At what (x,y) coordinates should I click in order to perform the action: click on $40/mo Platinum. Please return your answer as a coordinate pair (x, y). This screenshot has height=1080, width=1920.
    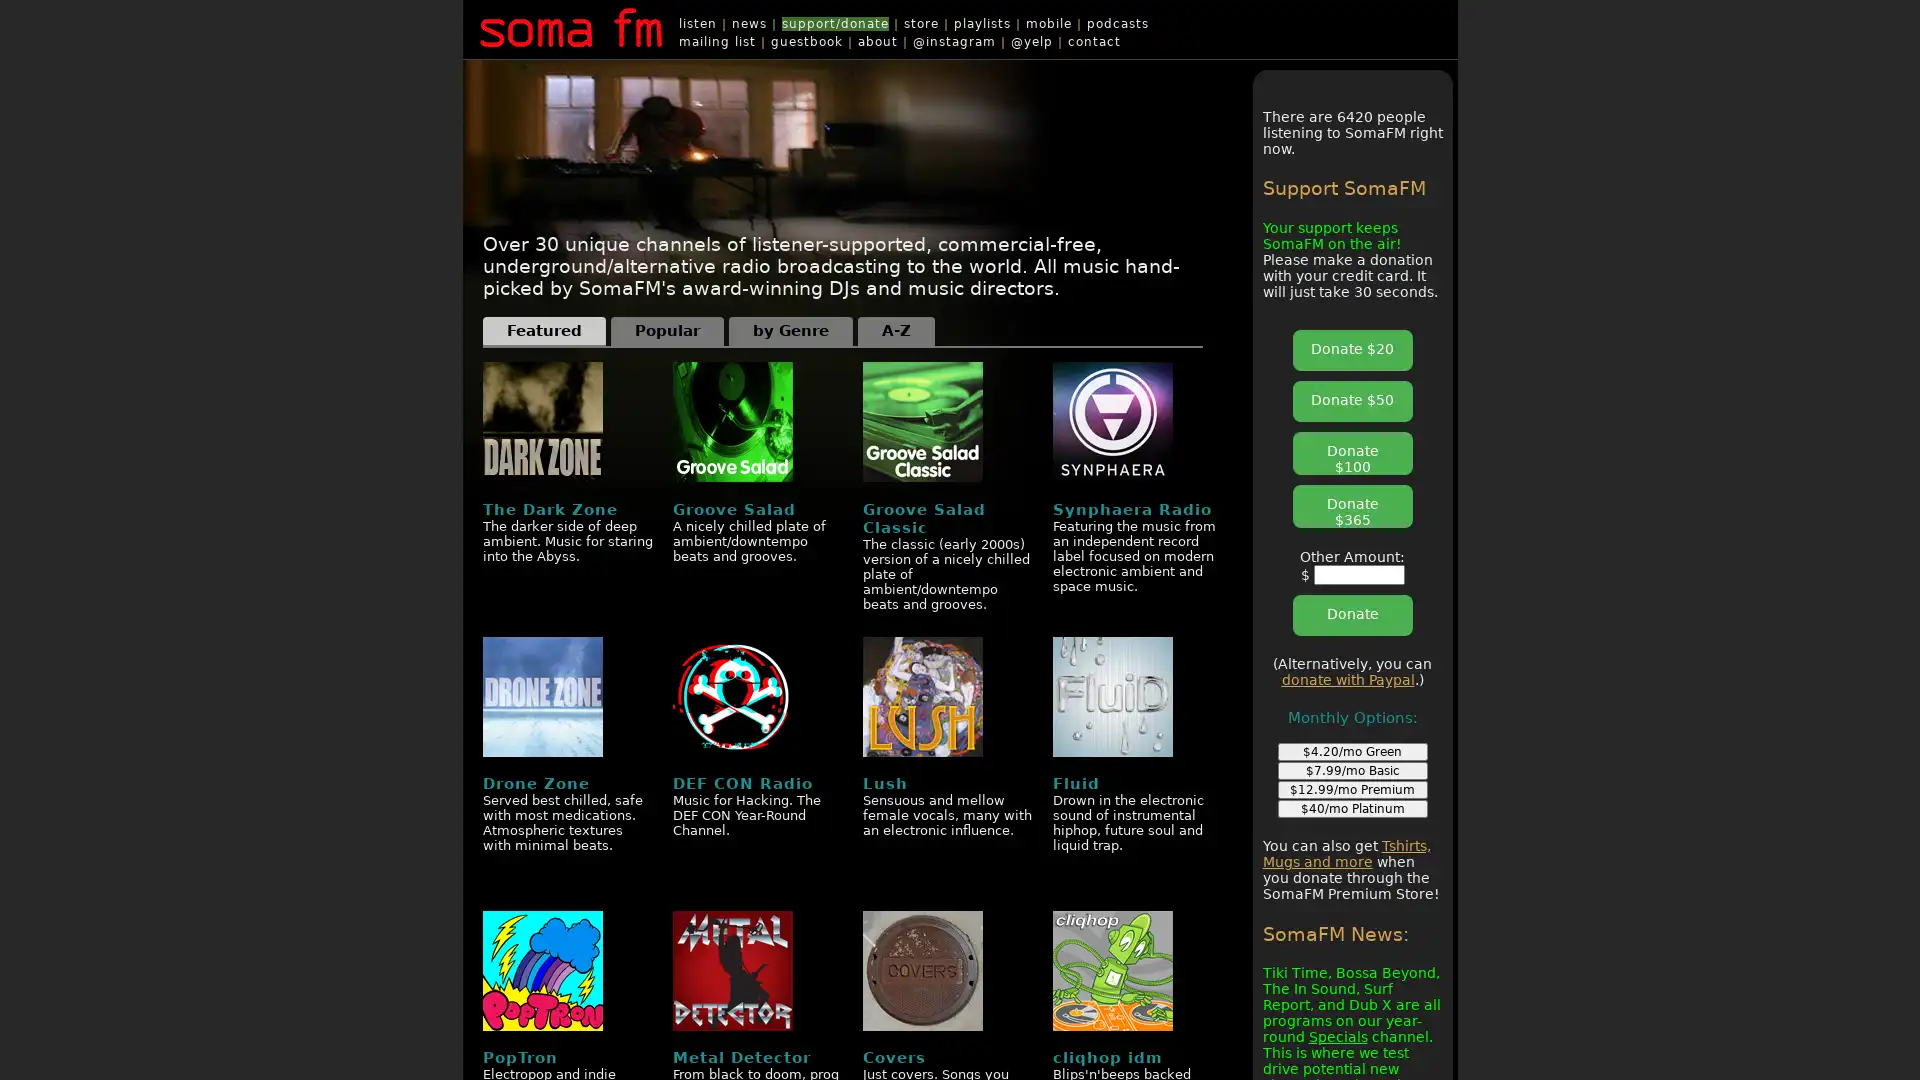
    Looking at the image, I should click on (1352, 806).